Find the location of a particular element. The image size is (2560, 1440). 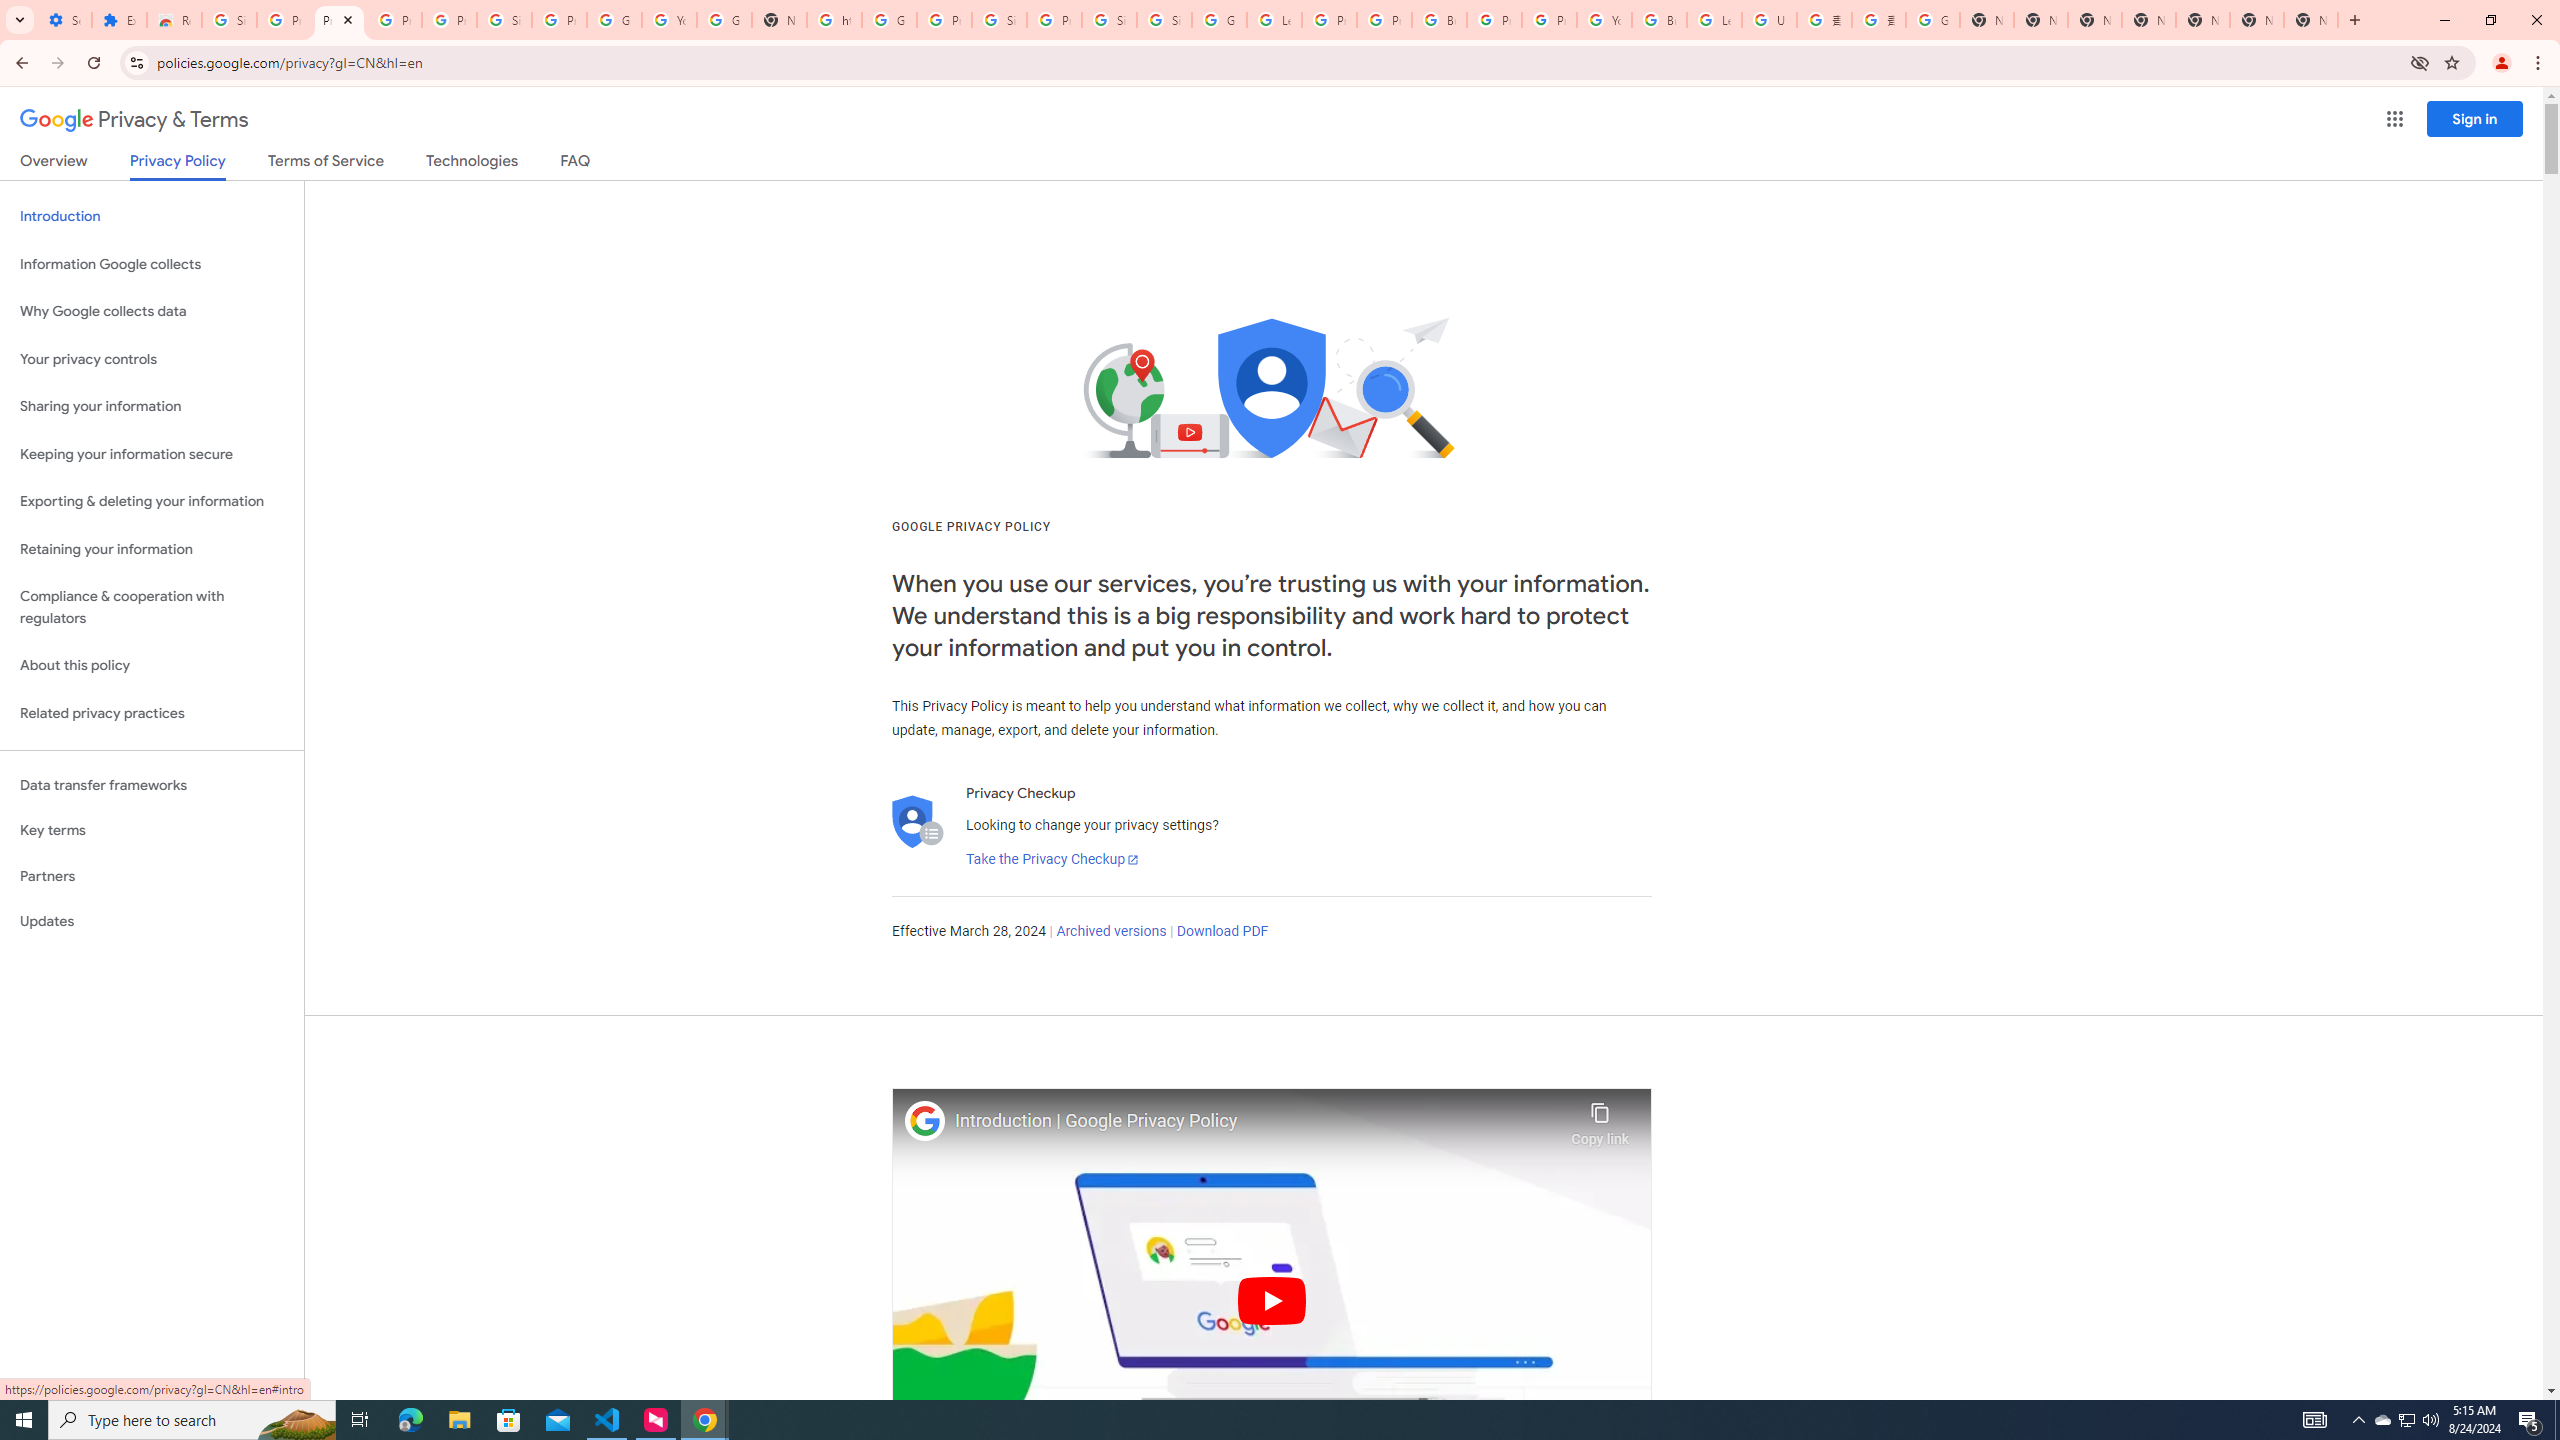

'Privacy & Terms' is located at coordinates (134, 119).